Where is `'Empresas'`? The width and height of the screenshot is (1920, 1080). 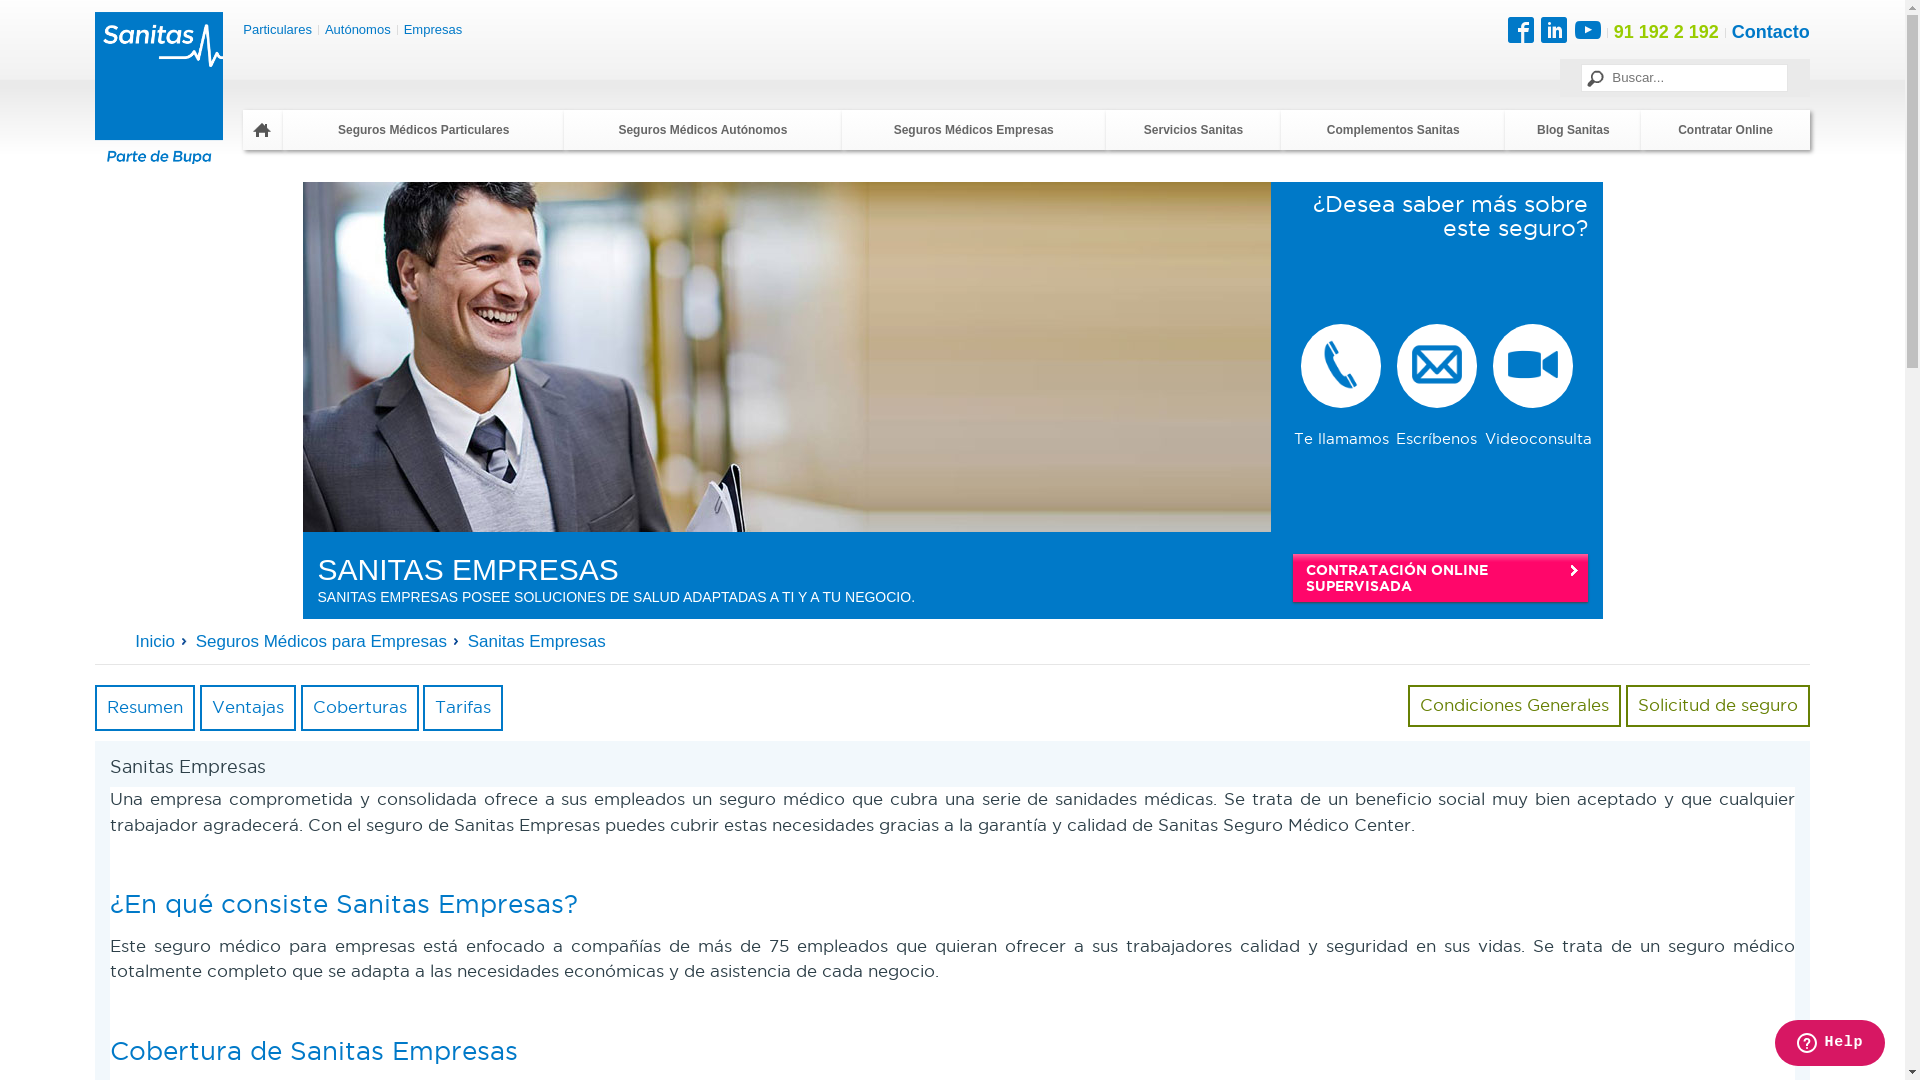 'Empresas' is located at coordinates (432, 29).